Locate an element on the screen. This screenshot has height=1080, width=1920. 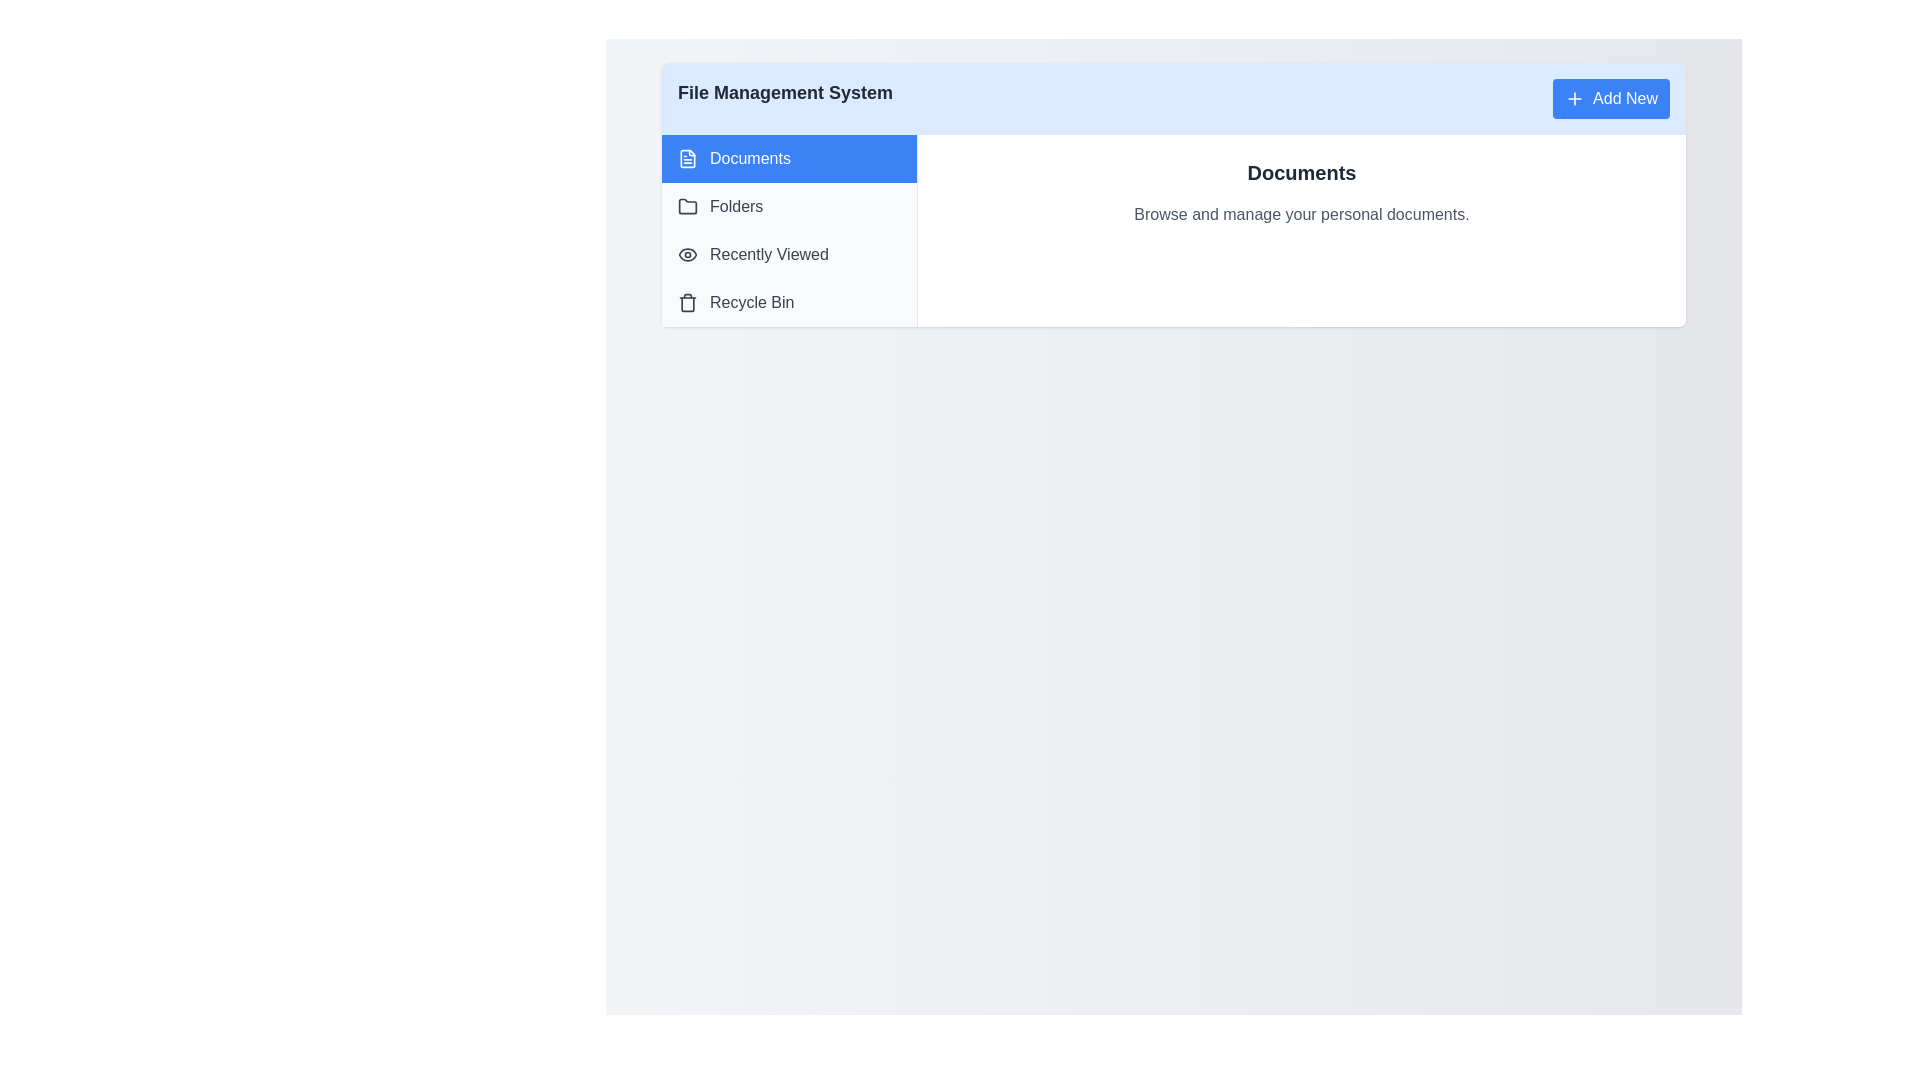
the 'Recycle Bin' entry in the sidebar menu, which is the fourth item below 'Recently Viewed' and features a bin icon and gray text is located at coordinates (788, 303).